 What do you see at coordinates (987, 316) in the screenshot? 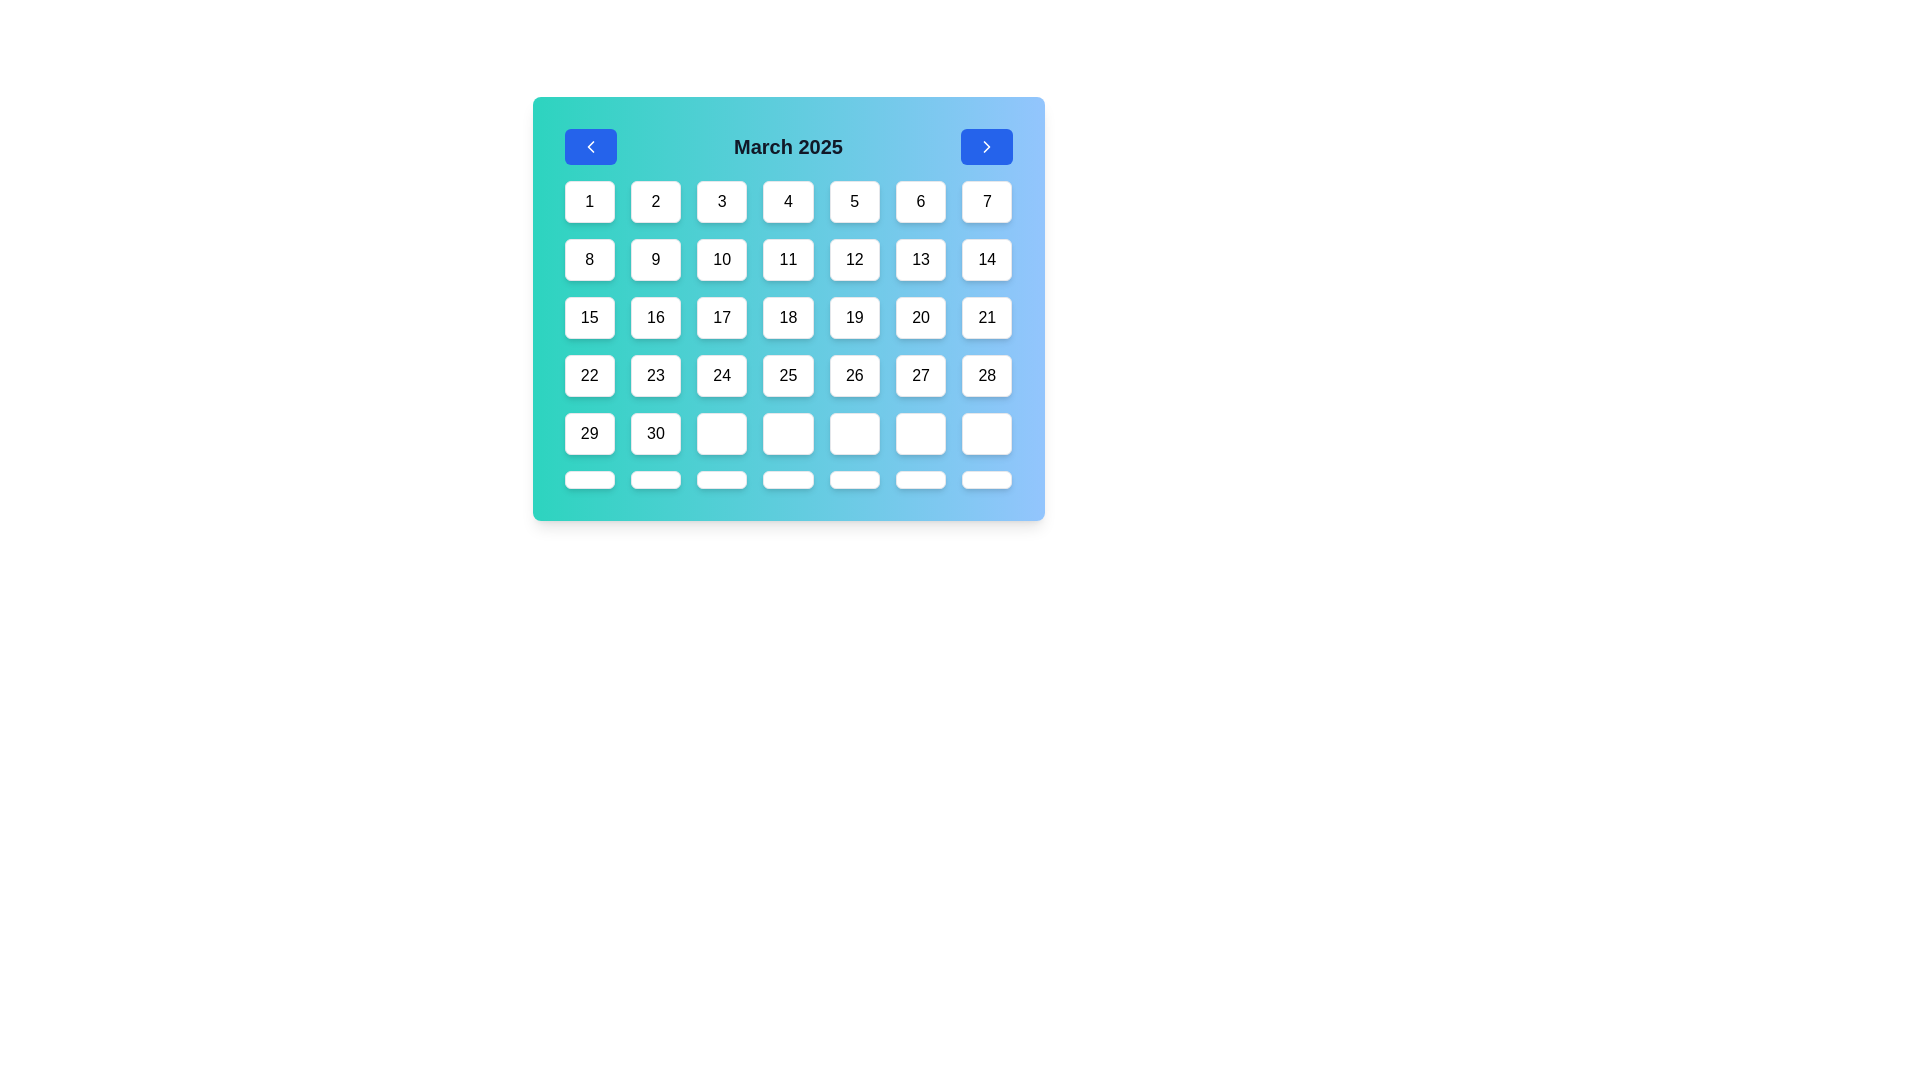
I see `the button representing the 21st of the month in the calendar to choose the date` at bounding box center [987, 316].